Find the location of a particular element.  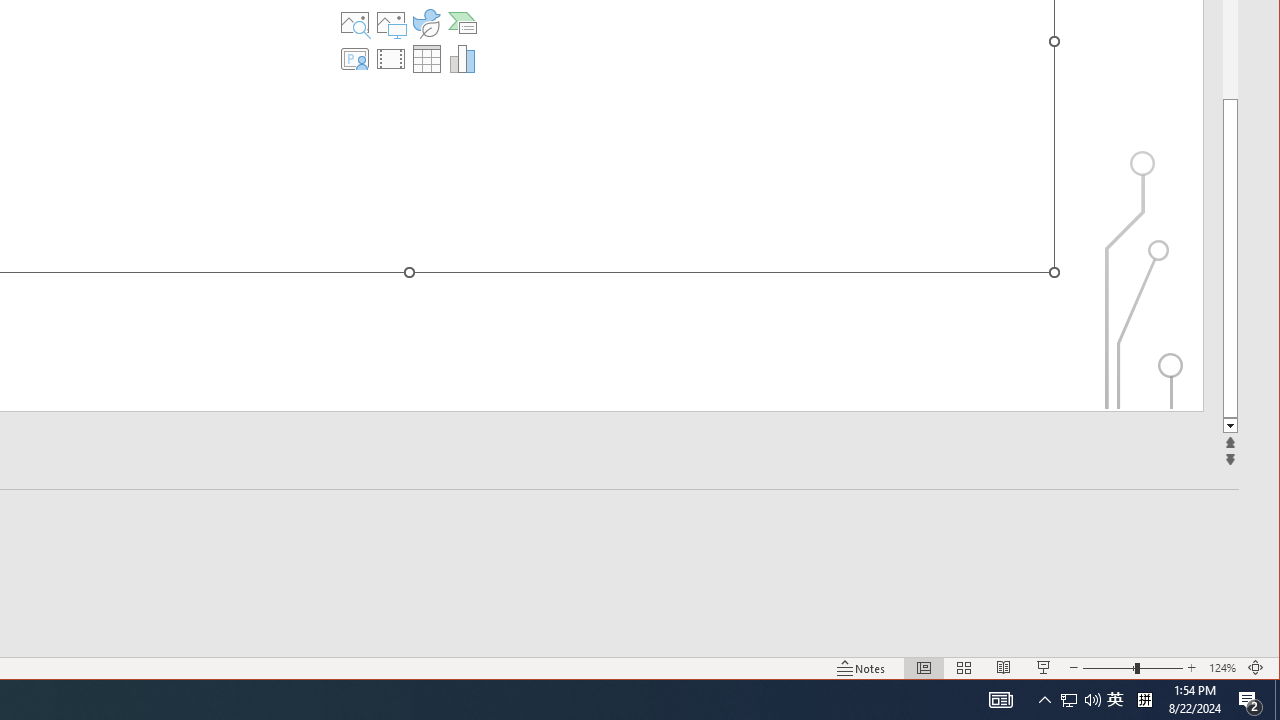

'Insert Chart' is located at coordinates (461, 58).